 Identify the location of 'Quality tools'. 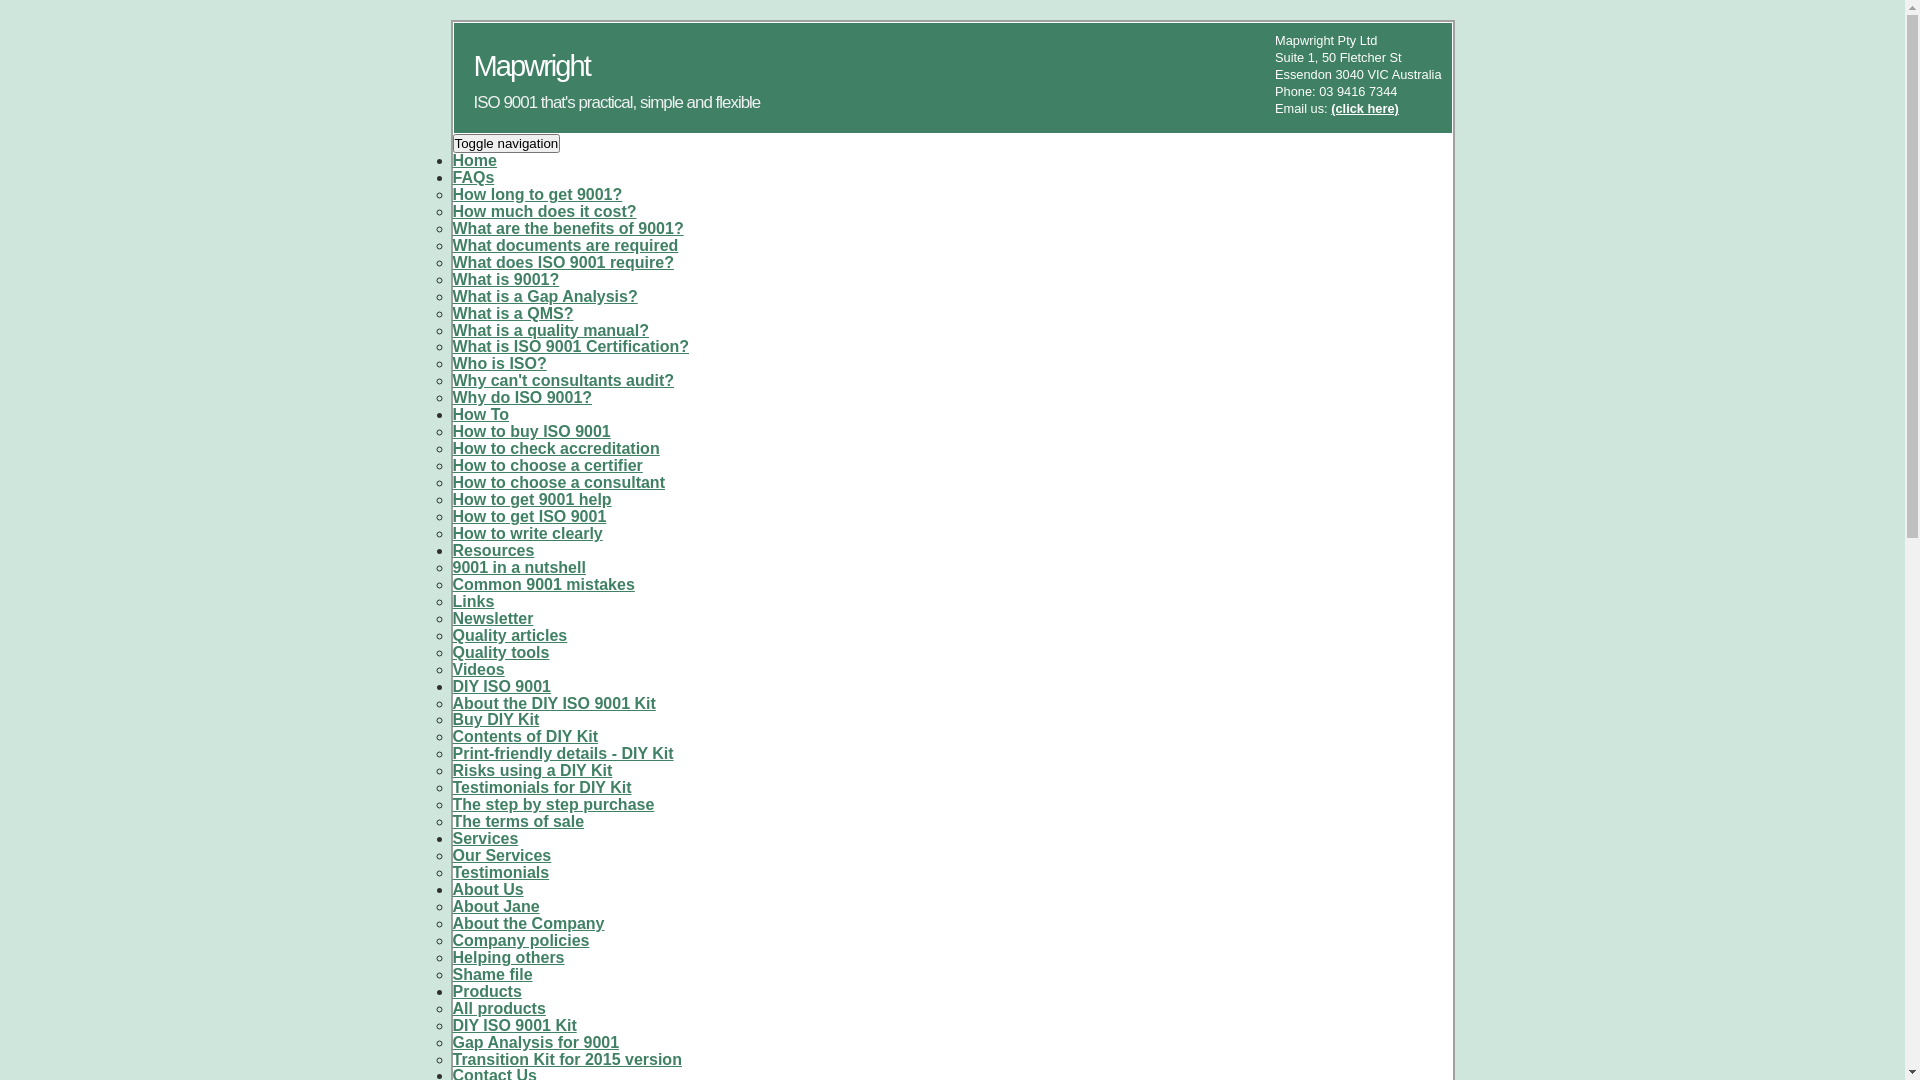
(500, 652).